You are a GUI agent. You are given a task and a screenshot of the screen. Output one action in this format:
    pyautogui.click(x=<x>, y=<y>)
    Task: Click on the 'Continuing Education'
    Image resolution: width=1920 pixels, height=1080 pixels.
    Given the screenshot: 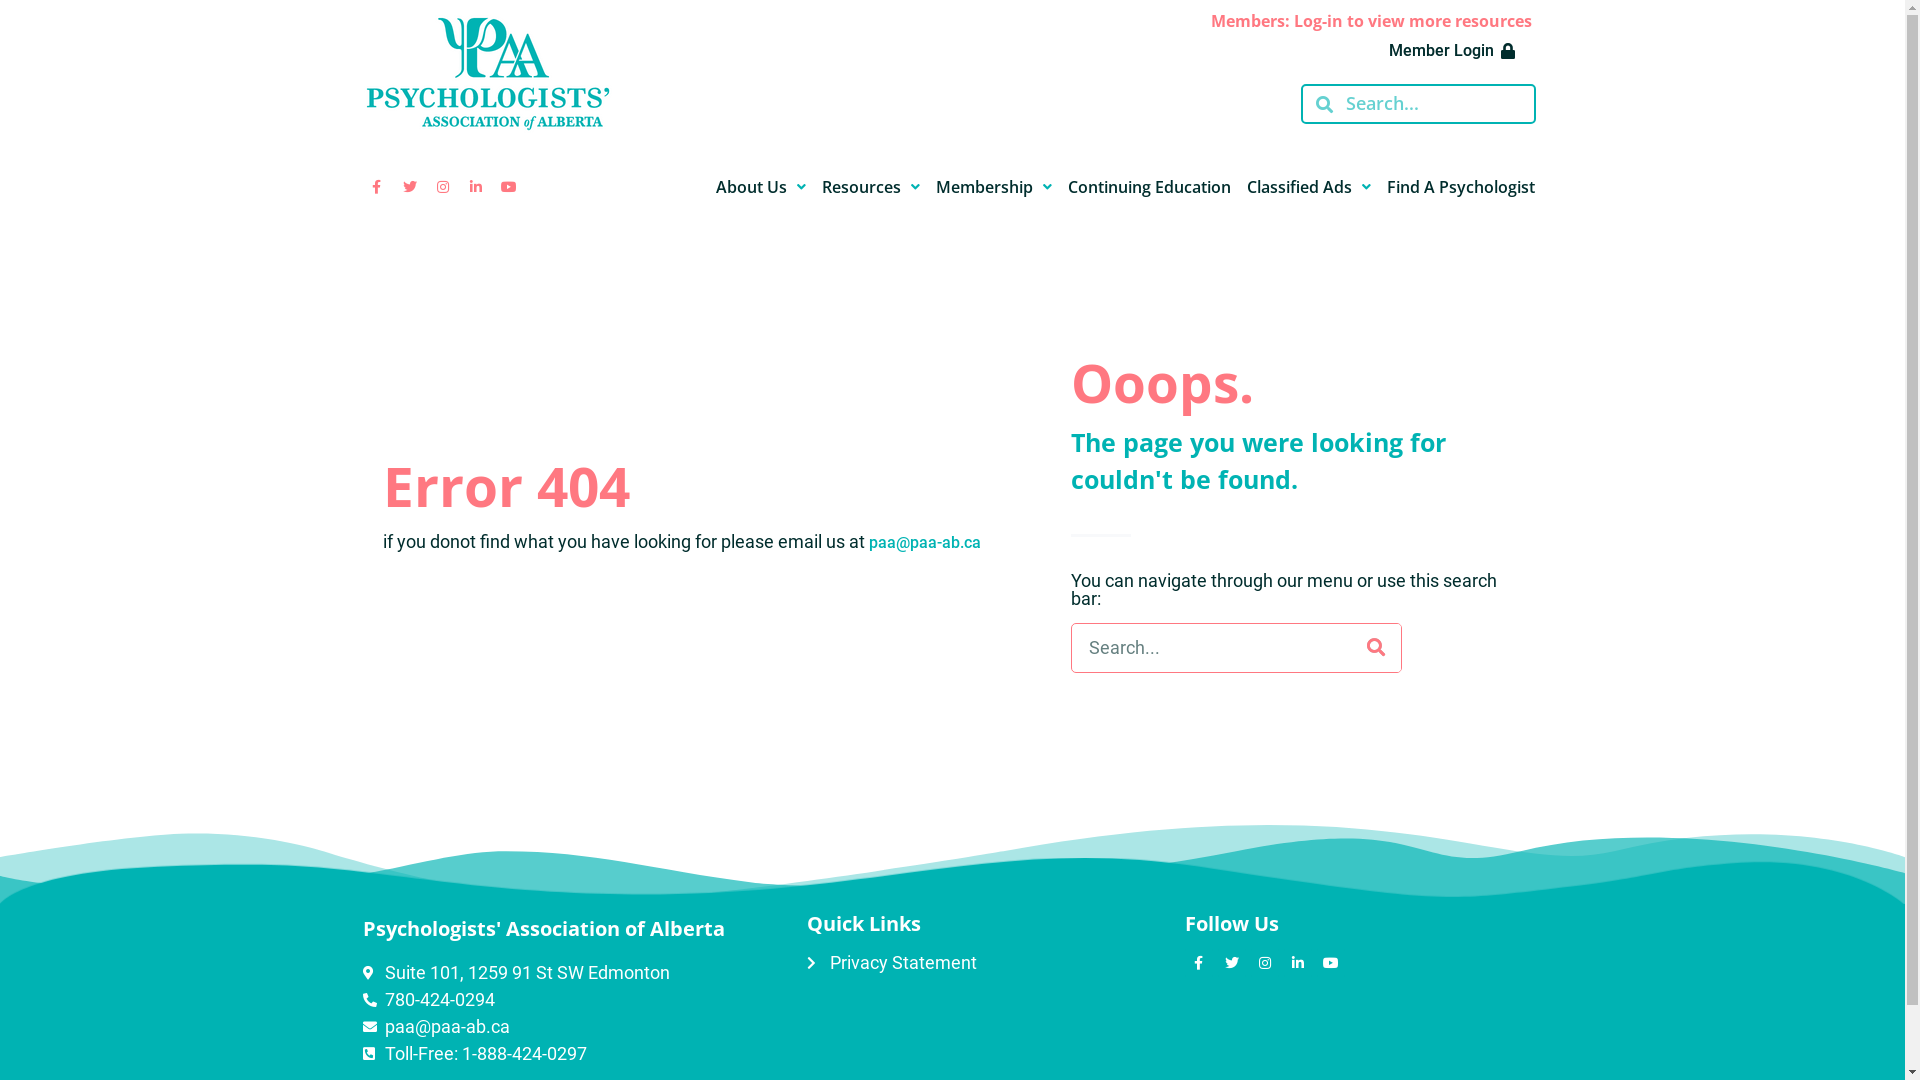 What is the action you would take?
    pyautogui.click(x=1059, y=186)
    